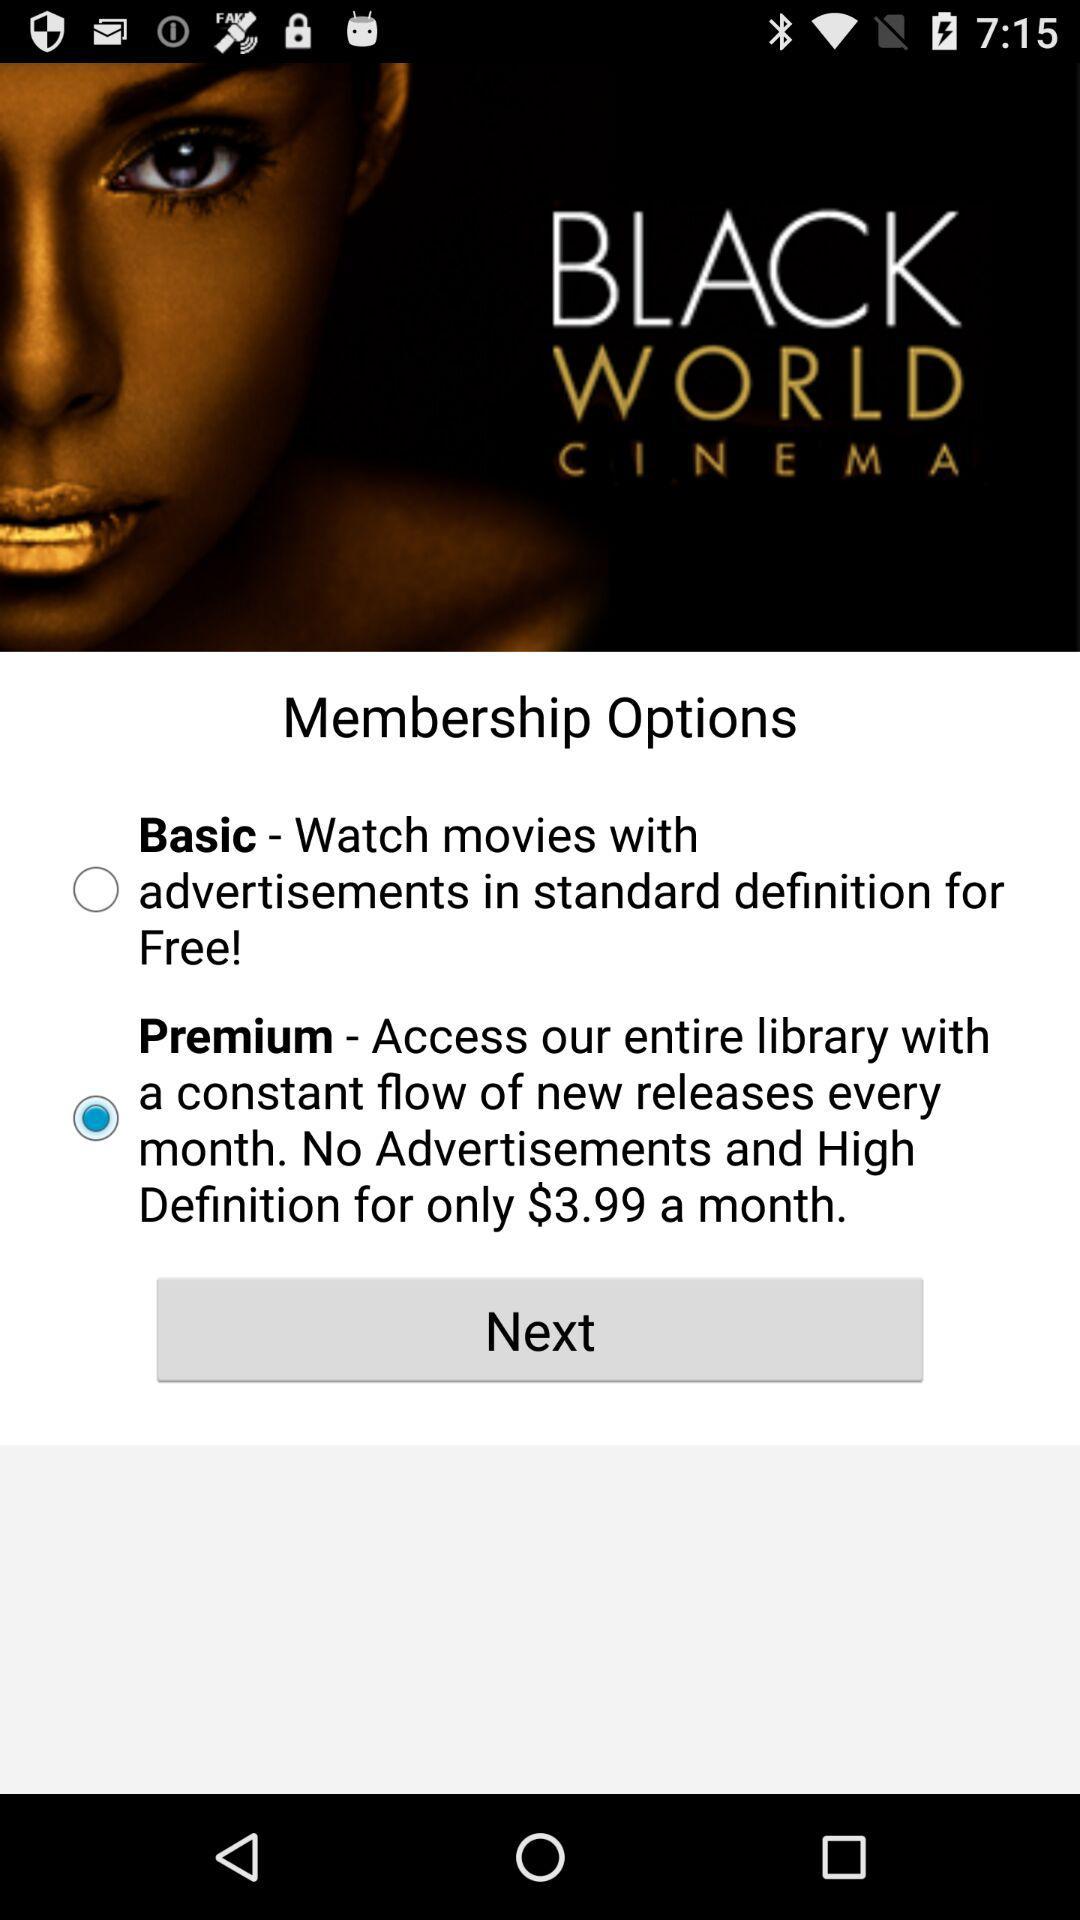  What do you see at coordinates (540, 888) in the screenshot?
I see `basic watch movies item` at bounding box center [540, 888].